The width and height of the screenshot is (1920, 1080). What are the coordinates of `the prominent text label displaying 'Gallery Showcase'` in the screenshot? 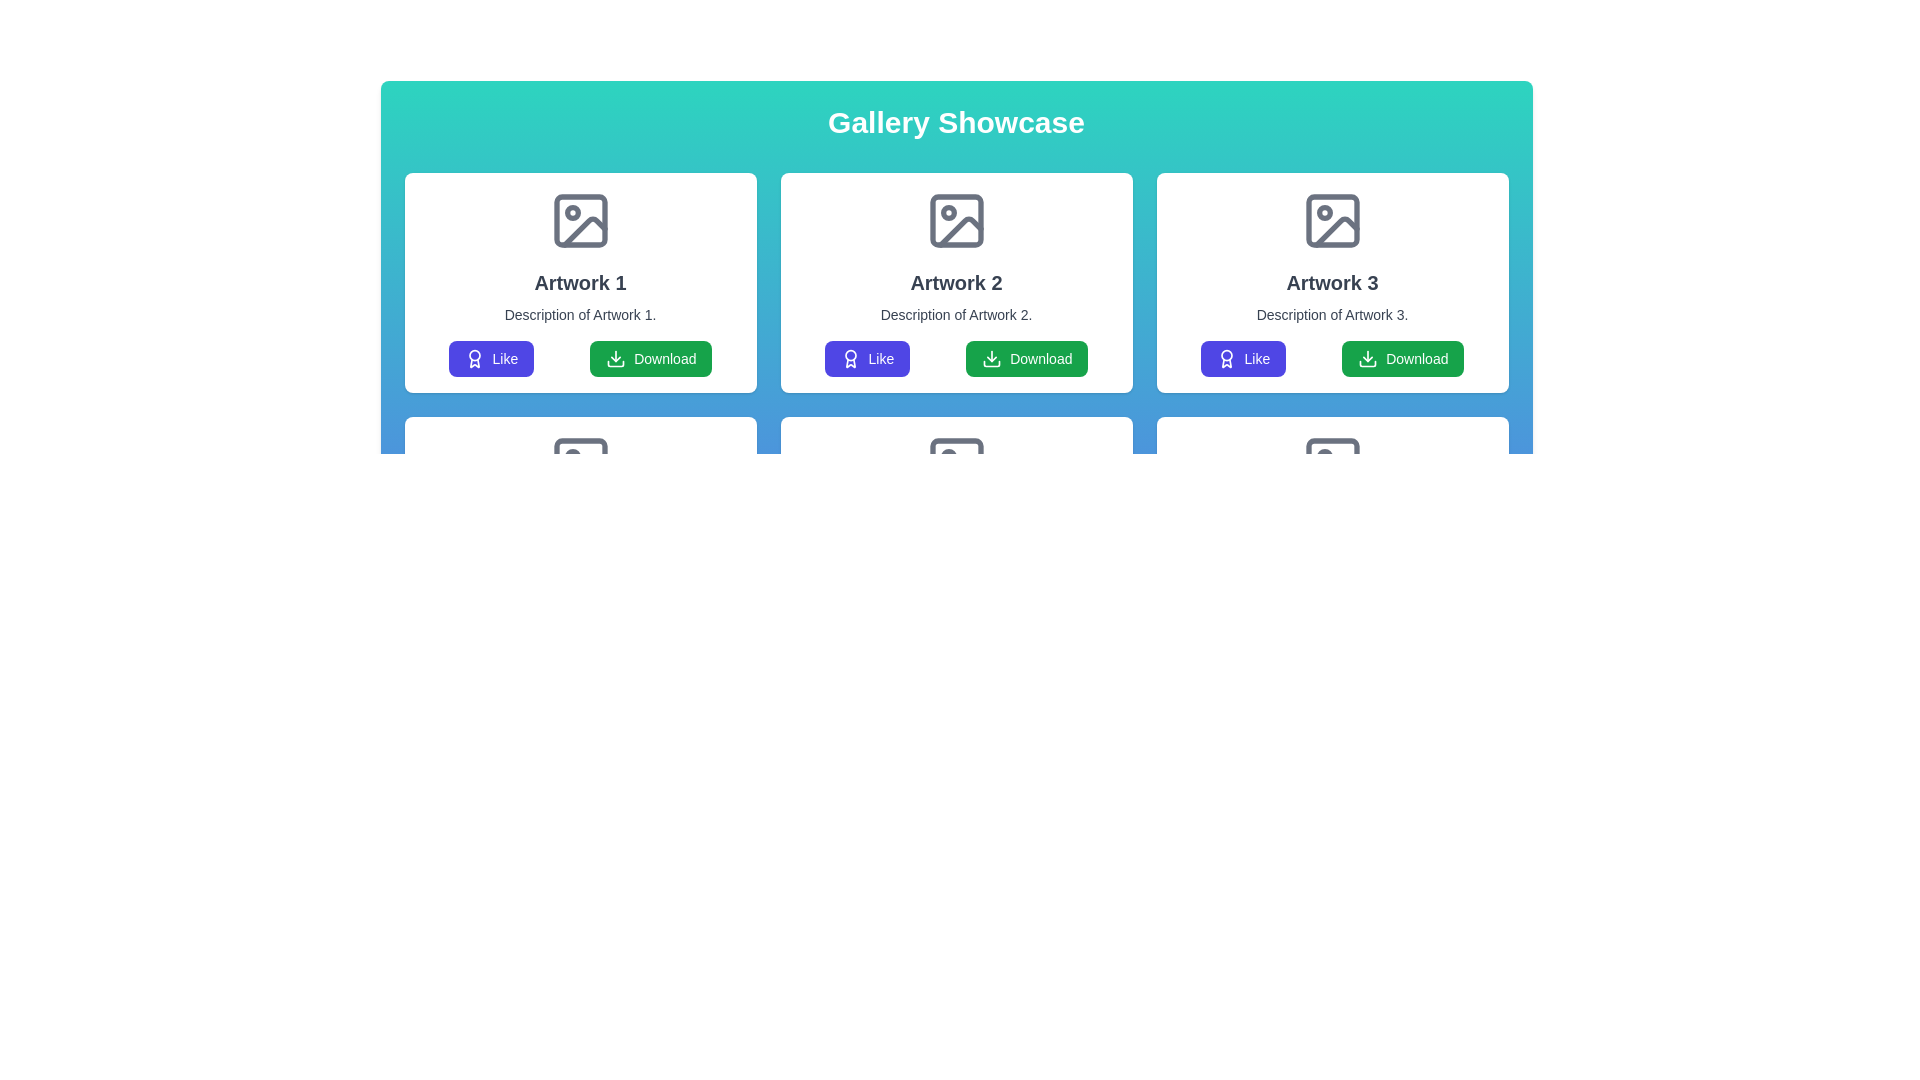 It's located at (955, 123).